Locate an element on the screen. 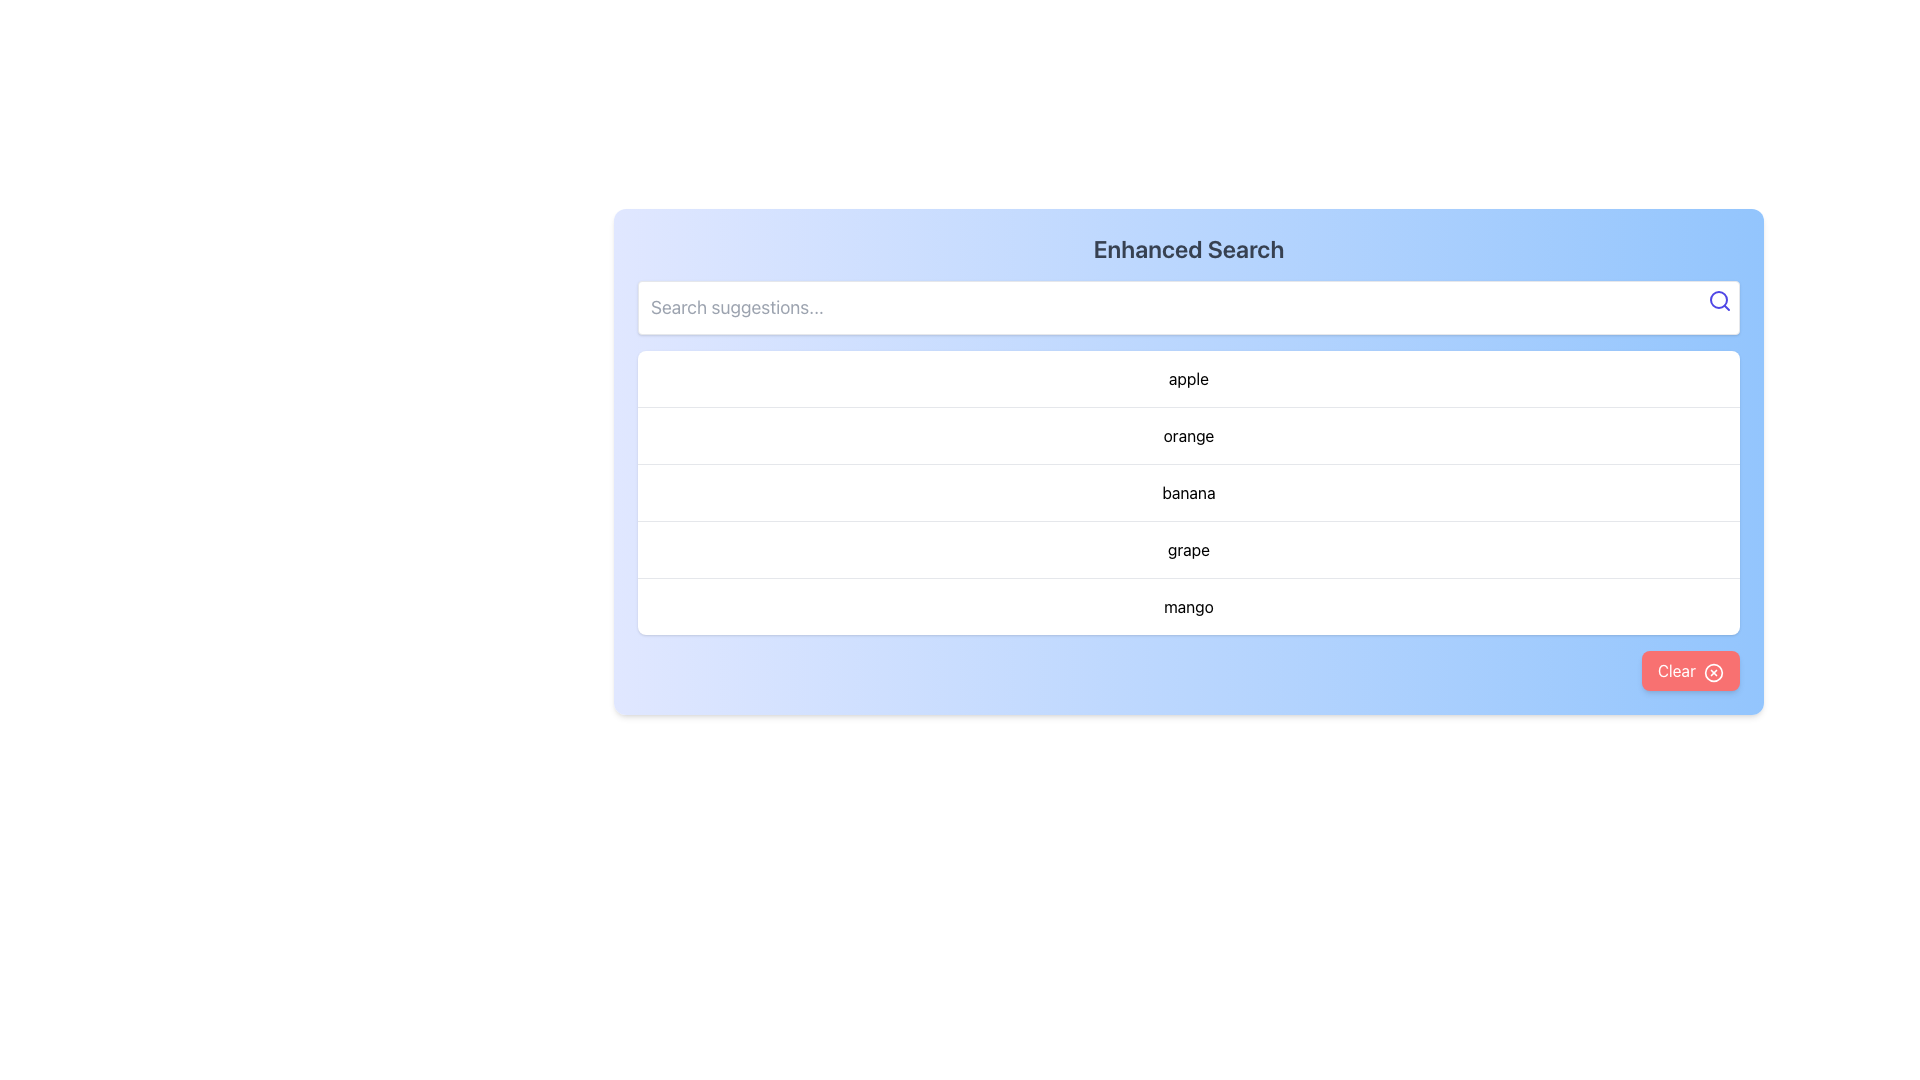 This screenshot has width=1920, height=1080. the label displaying the word 'orange', which is the second item in a vertically stacked list of five items, located below 'apple' and above 'banana' is located at coordinates (1189, 434).